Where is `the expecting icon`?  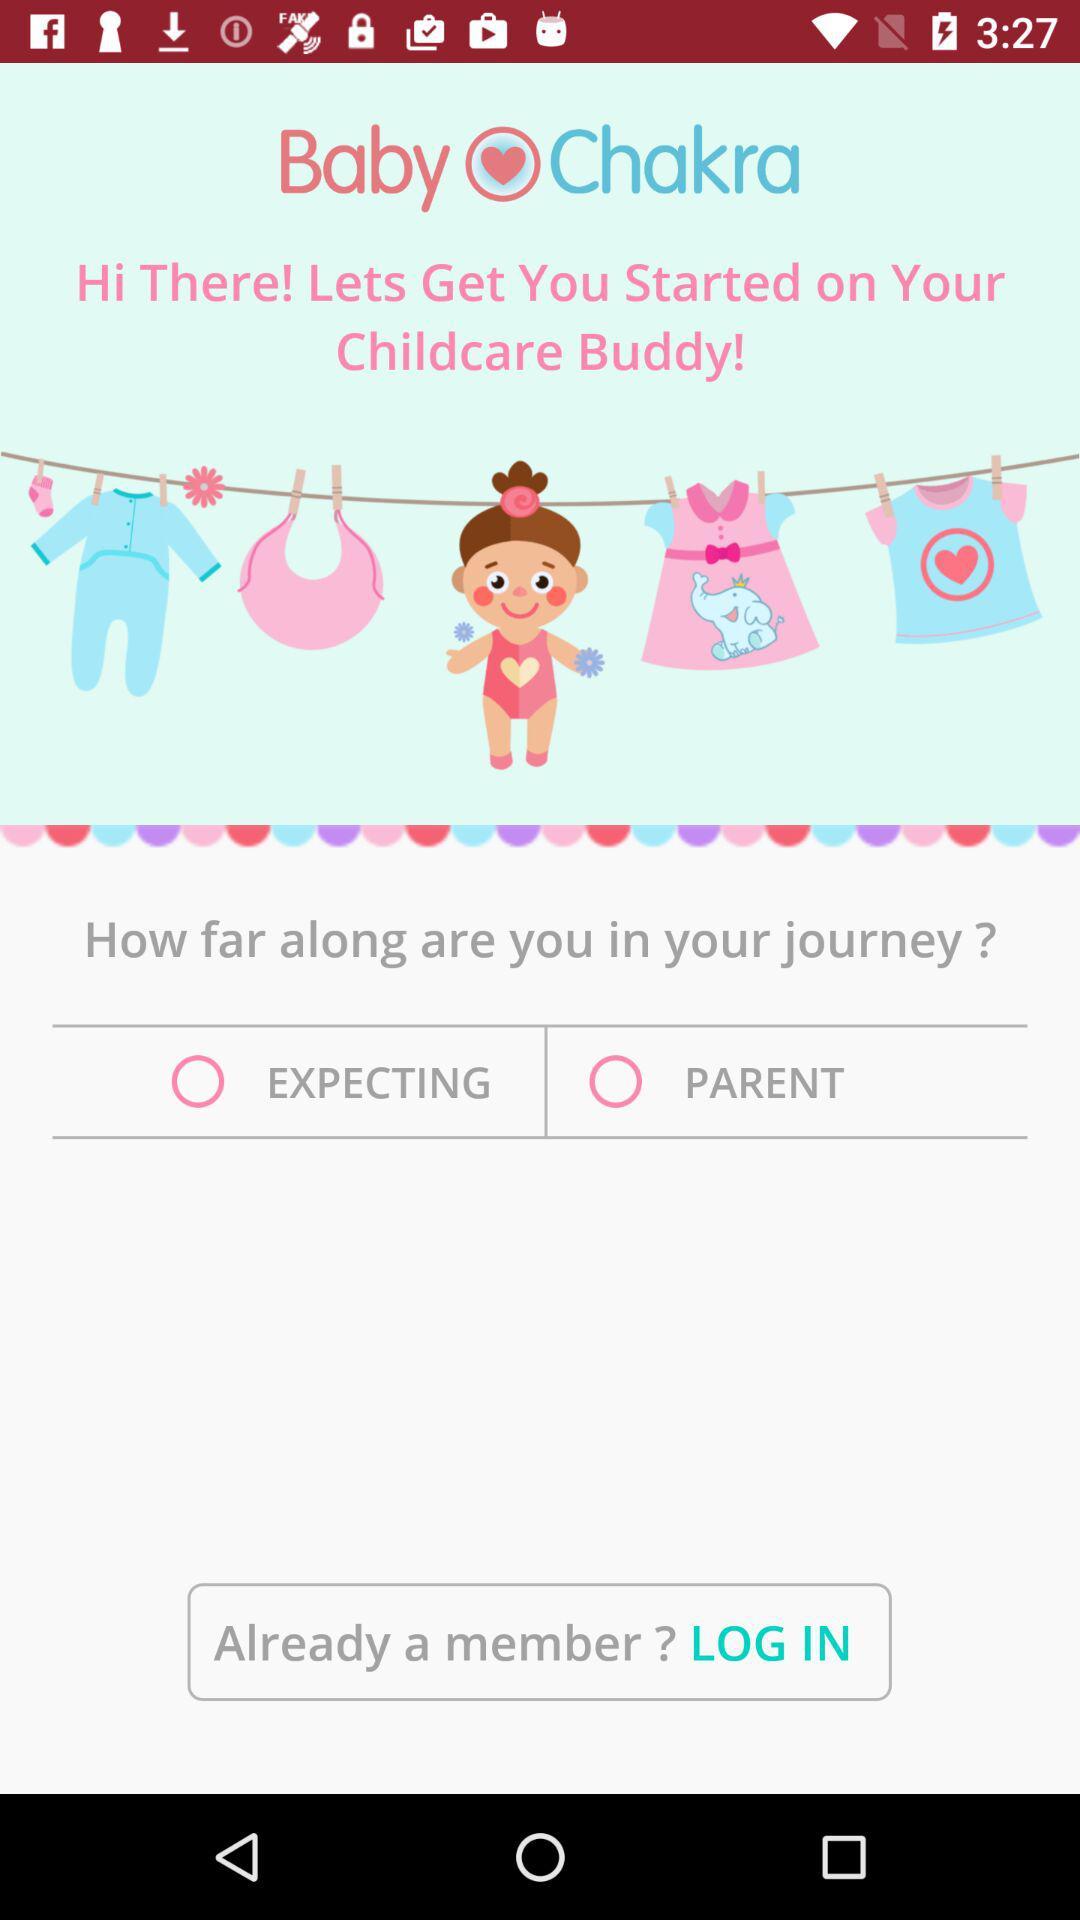 the expecting icon is located at coordinates (336, 1080).